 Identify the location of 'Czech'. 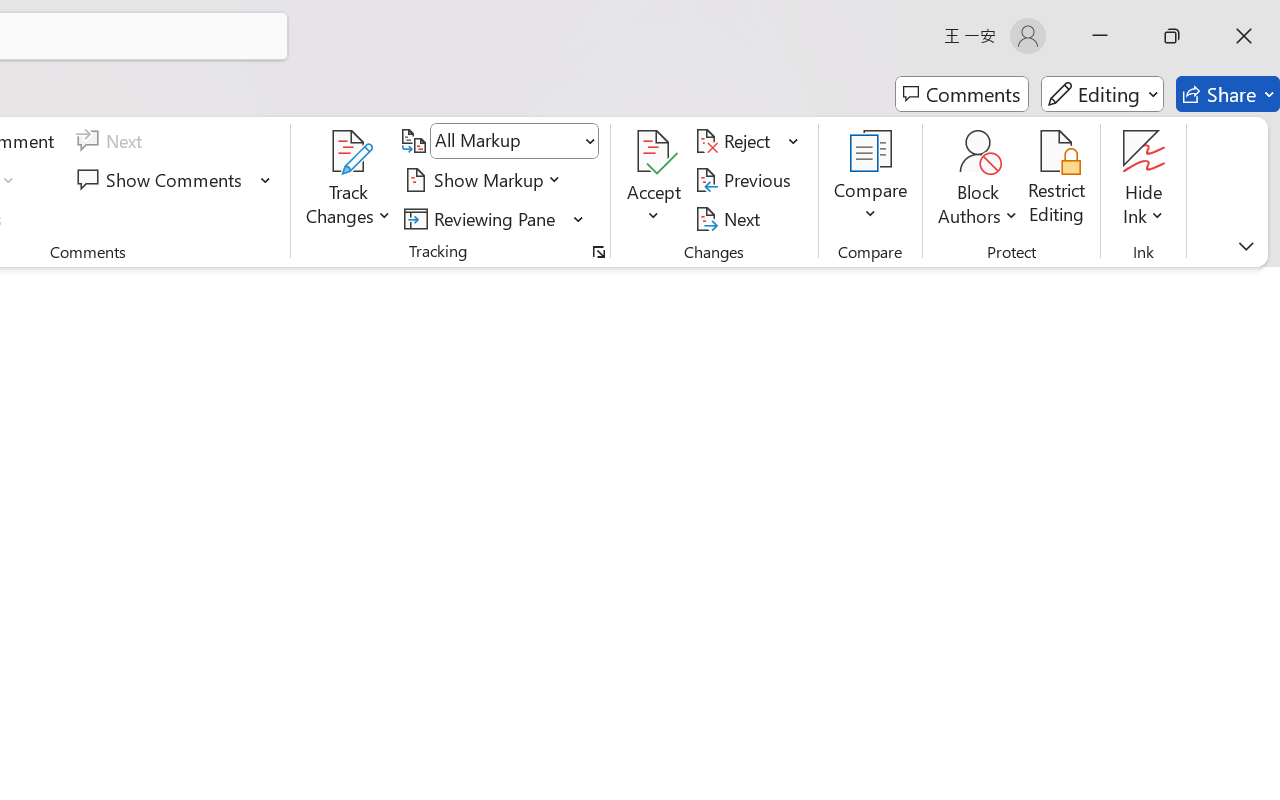
(1031, 454).